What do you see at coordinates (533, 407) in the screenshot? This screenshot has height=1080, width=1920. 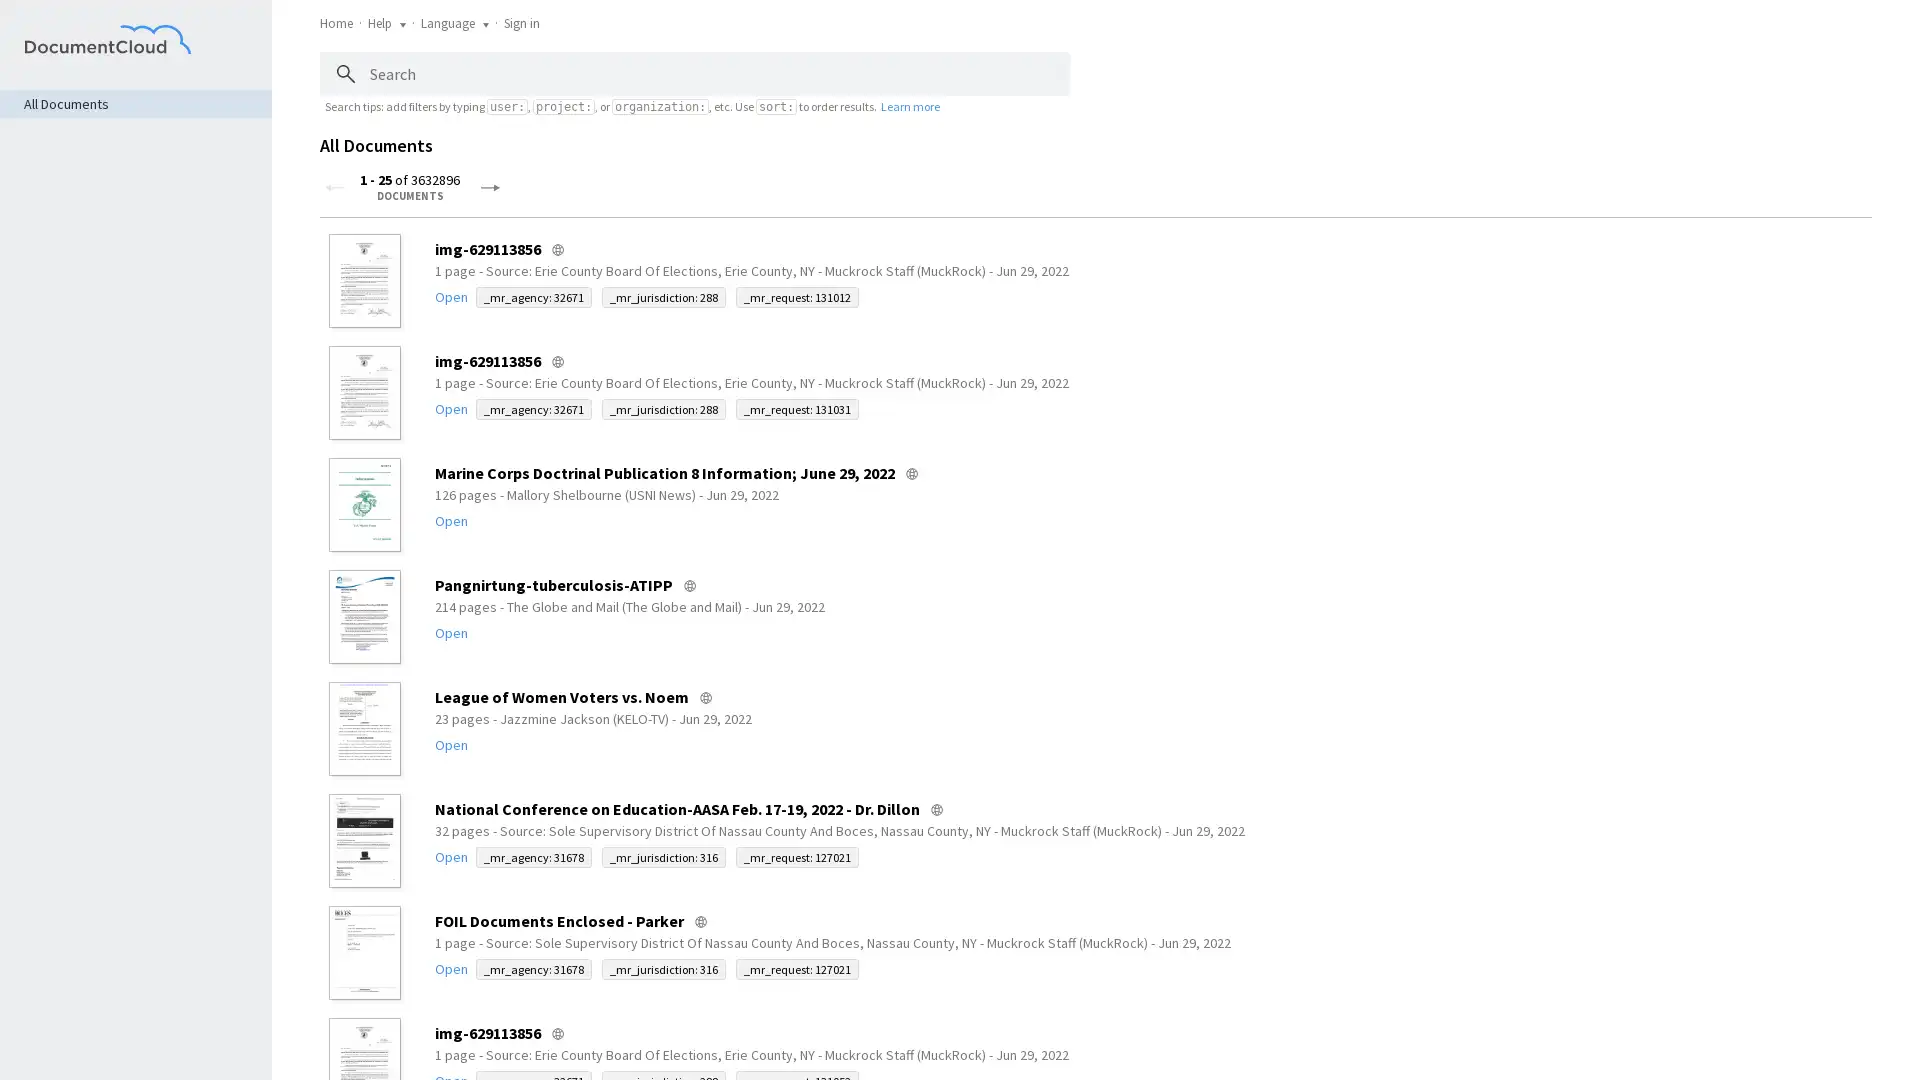 I see `_mr_agency: 32671` at bounding box center [533, 407].